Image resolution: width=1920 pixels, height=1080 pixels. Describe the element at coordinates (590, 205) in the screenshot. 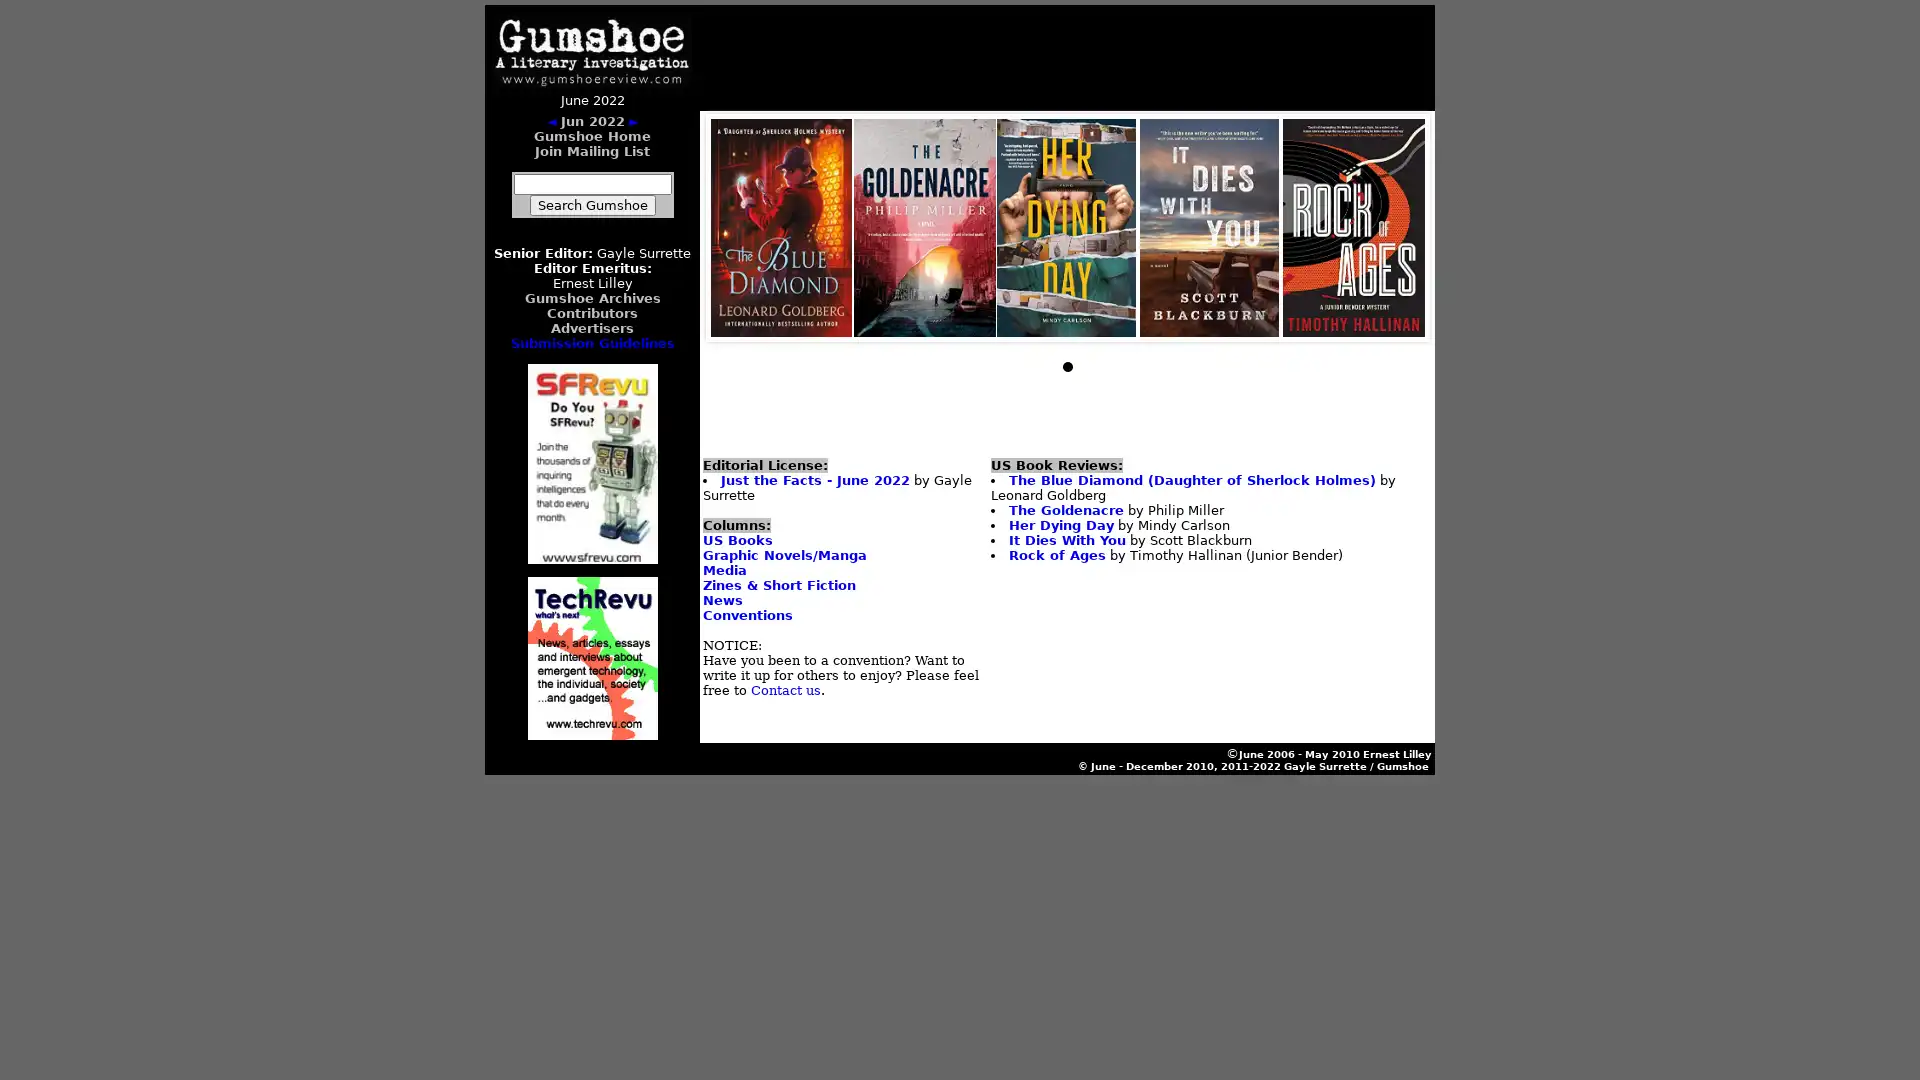

I see `Search Gumshoe` at that location.